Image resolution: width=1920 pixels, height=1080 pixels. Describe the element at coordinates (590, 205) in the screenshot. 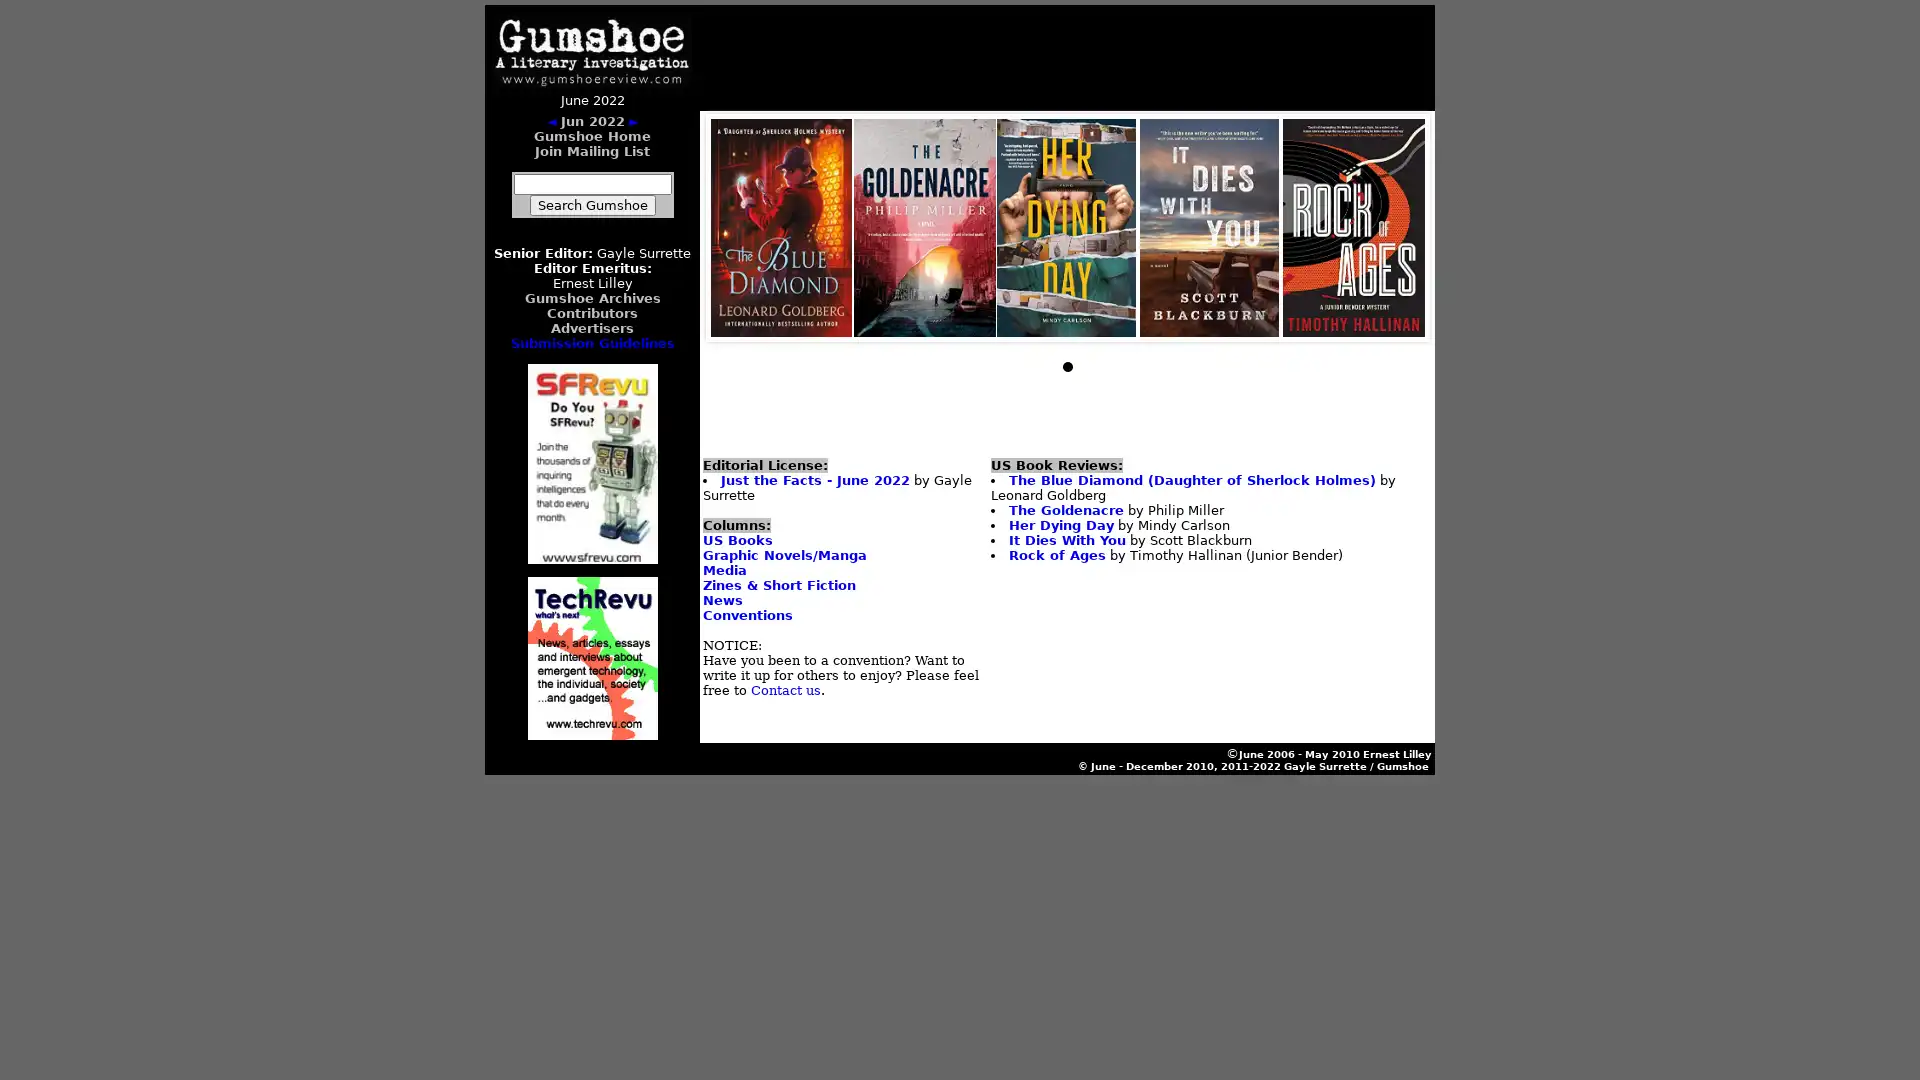

I see `Search Gumshoe` at that location.